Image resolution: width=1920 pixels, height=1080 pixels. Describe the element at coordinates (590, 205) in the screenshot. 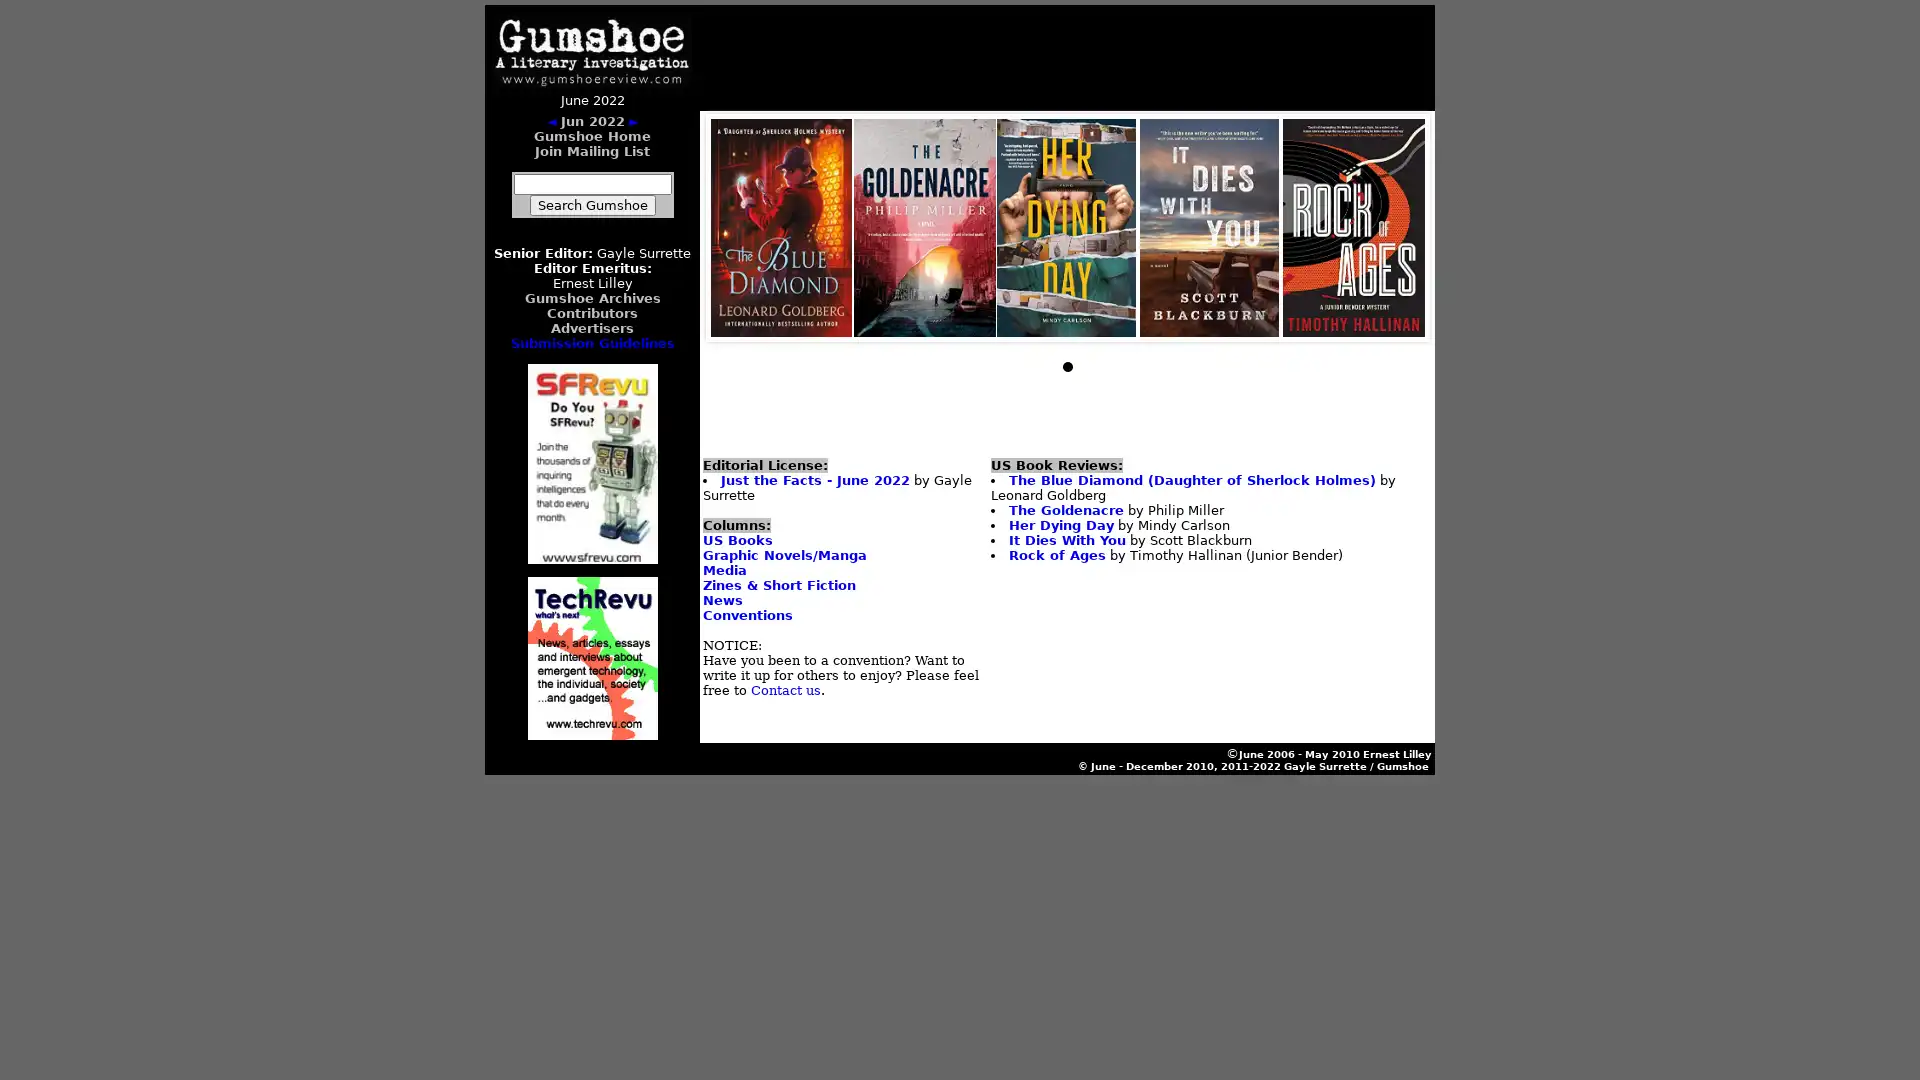

I see `Search Gumshoe` at that location.